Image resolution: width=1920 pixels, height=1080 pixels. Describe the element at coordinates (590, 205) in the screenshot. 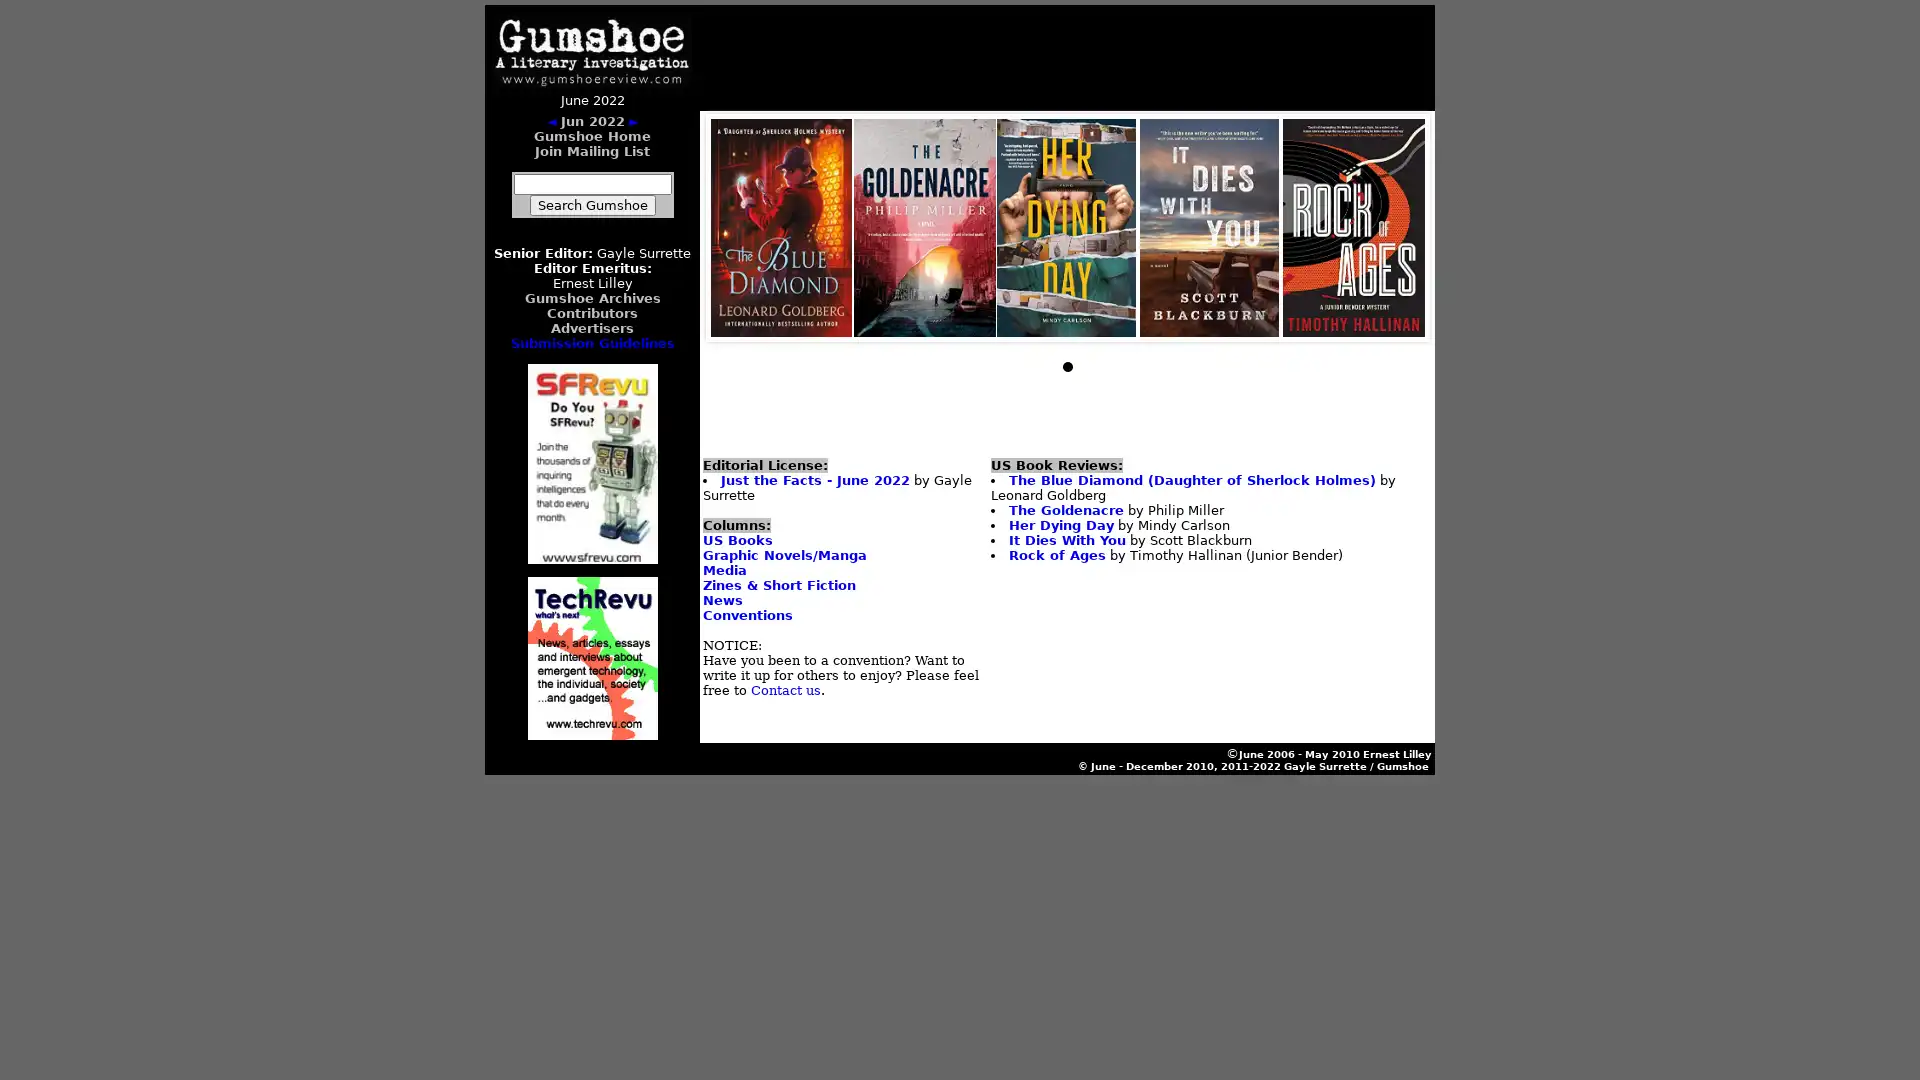

I see `Search Gumshoe` at that location.